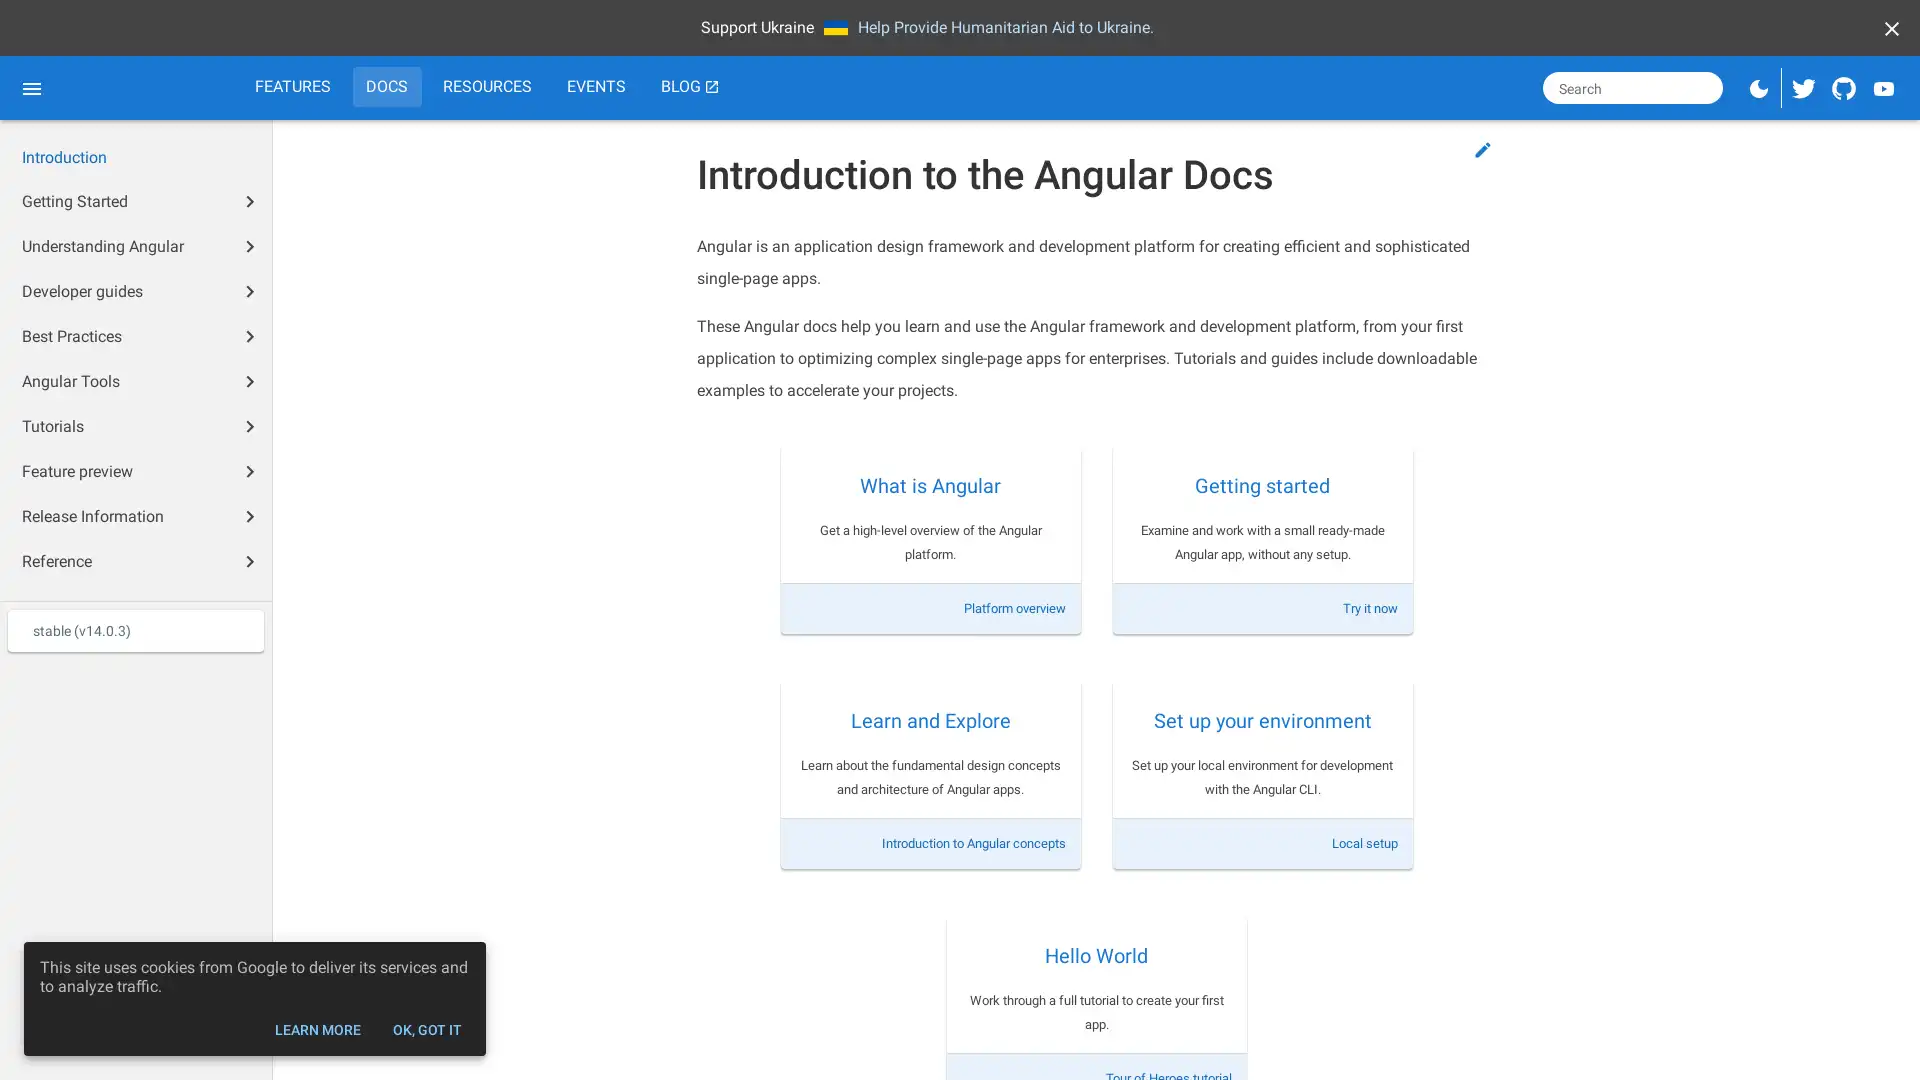 The width and height of the screenshot is (1920, 1080). I want to click on Tutorials, so click(134, 426).